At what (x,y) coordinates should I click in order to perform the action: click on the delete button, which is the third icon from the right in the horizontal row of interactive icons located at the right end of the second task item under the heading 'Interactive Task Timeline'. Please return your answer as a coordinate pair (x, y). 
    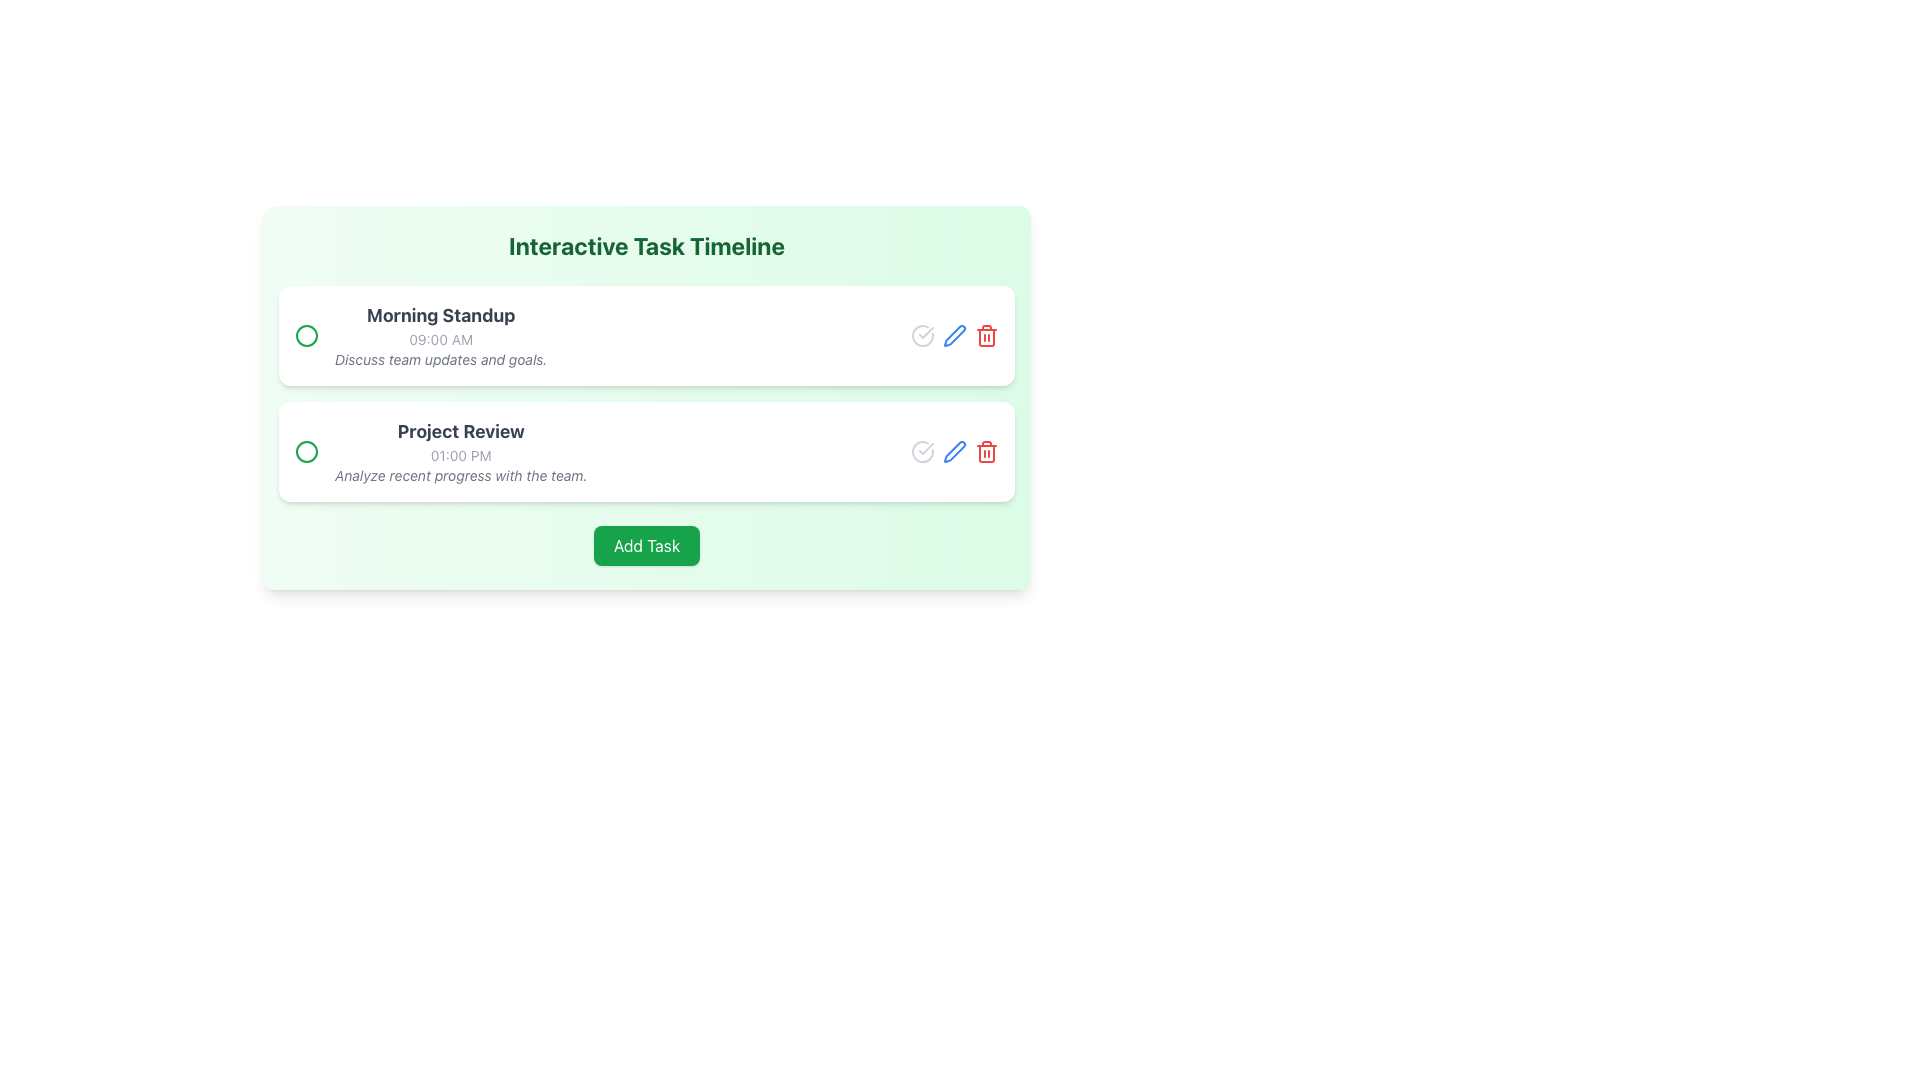
    Looking at the image, I should click on (987, 451).